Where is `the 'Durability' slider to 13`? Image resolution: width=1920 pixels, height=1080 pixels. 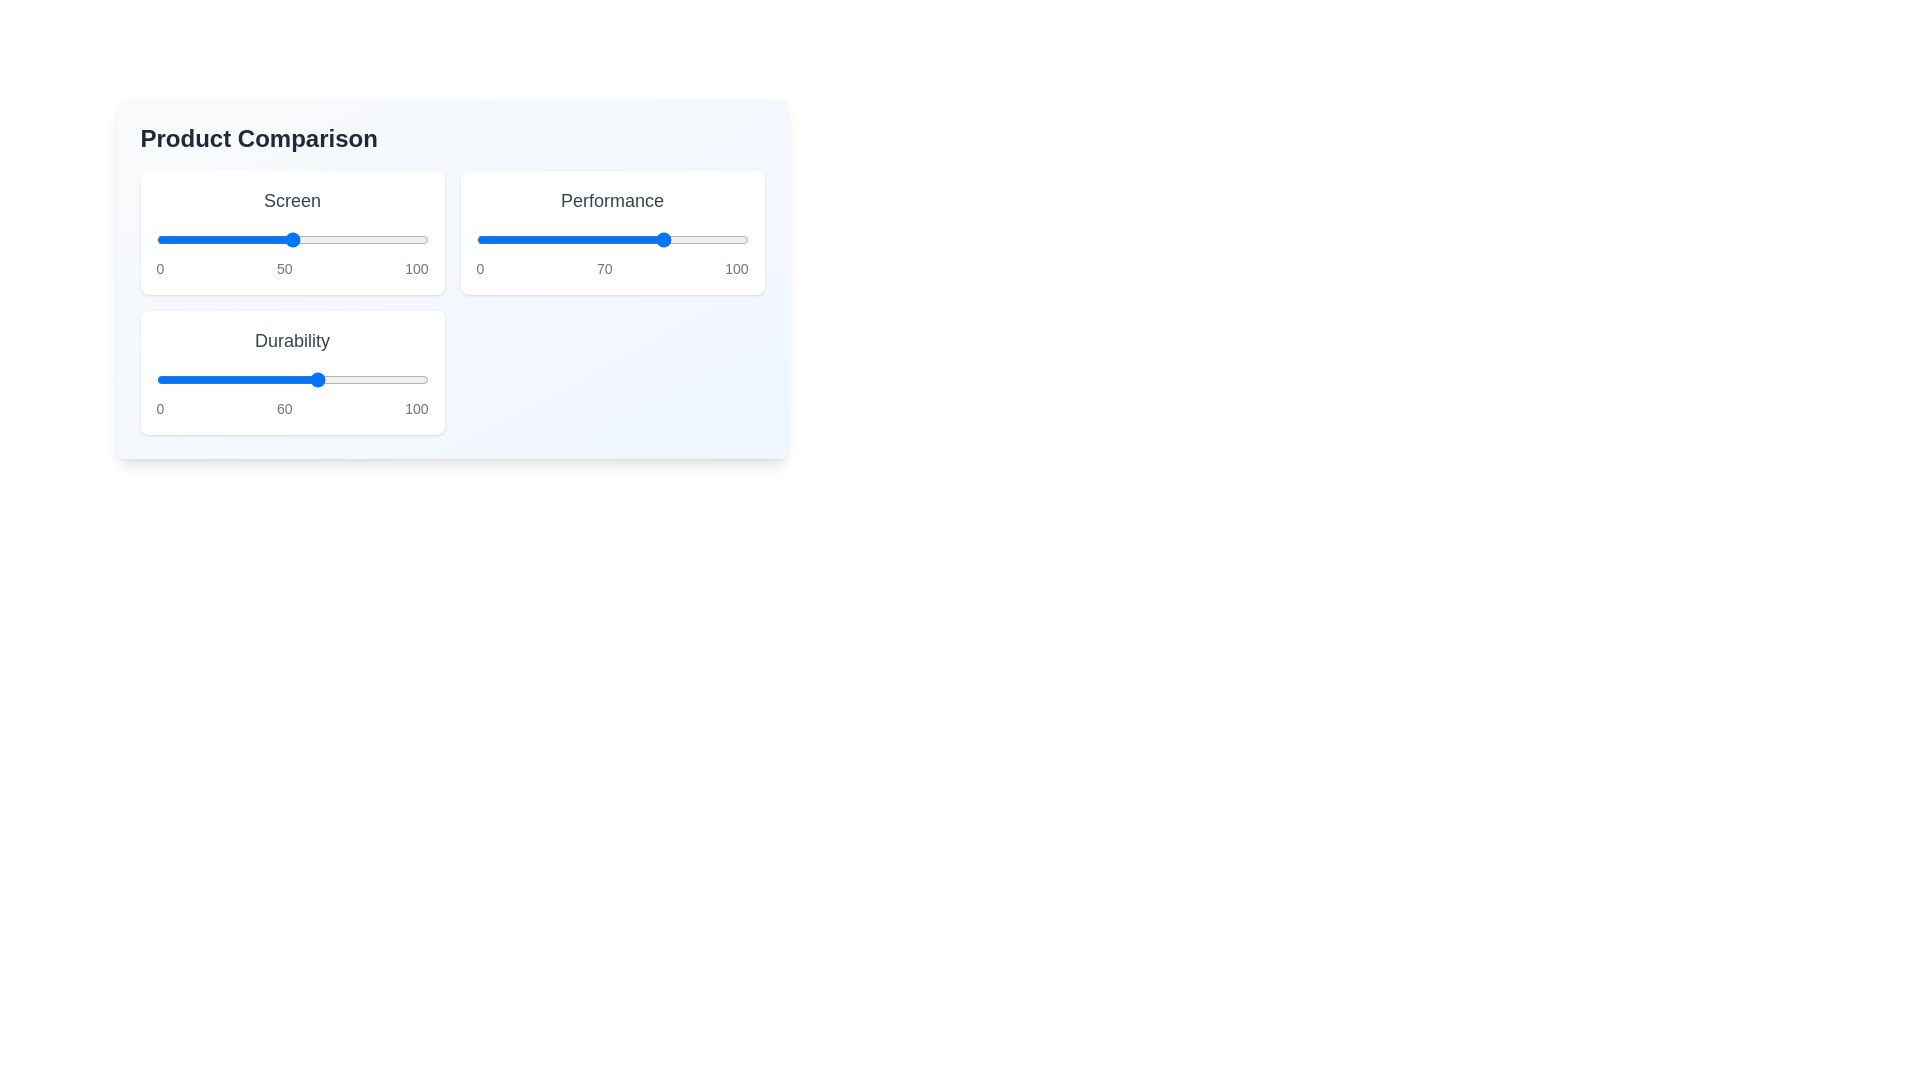 the 'Durability' slider to 13 is located at coordinates (191, 380).